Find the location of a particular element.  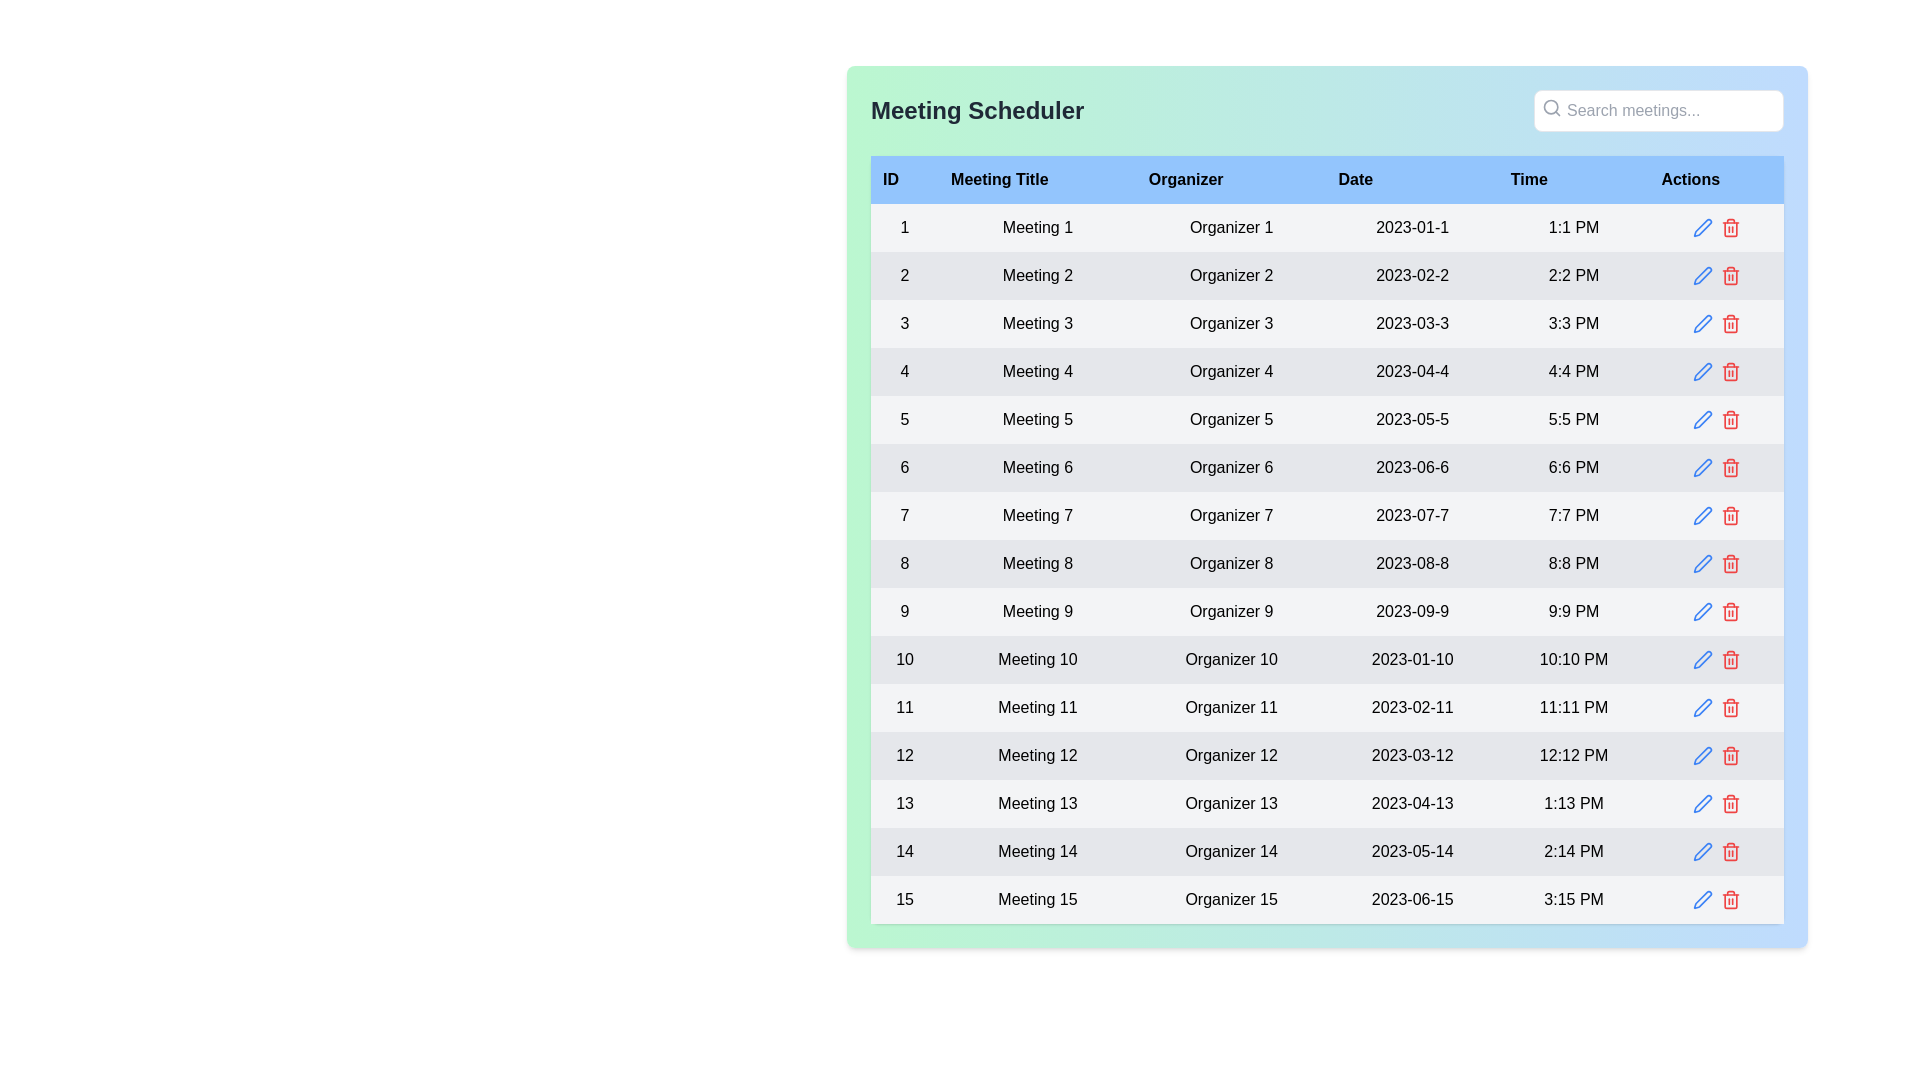

the pencil icon in the 'Actions' column of the row for 'Meeting 5' is located at coordinates (1715, 419).